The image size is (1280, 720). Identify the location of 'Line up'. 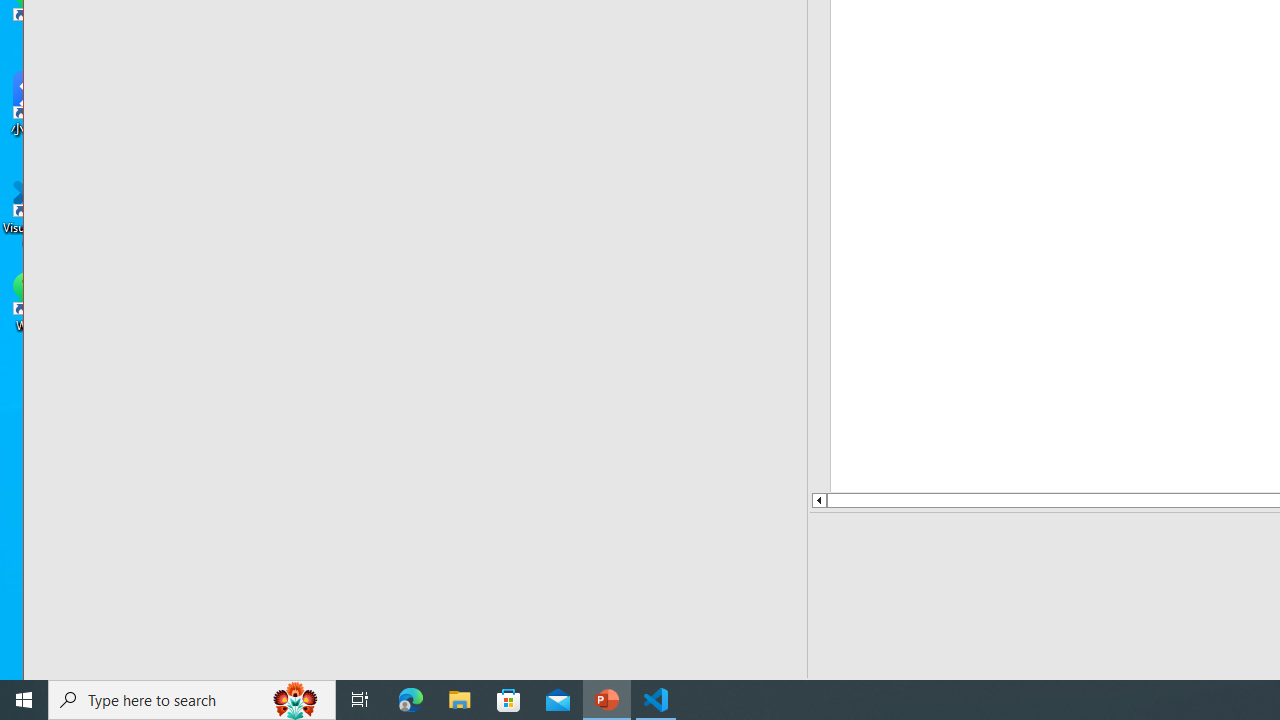
(818, 499).